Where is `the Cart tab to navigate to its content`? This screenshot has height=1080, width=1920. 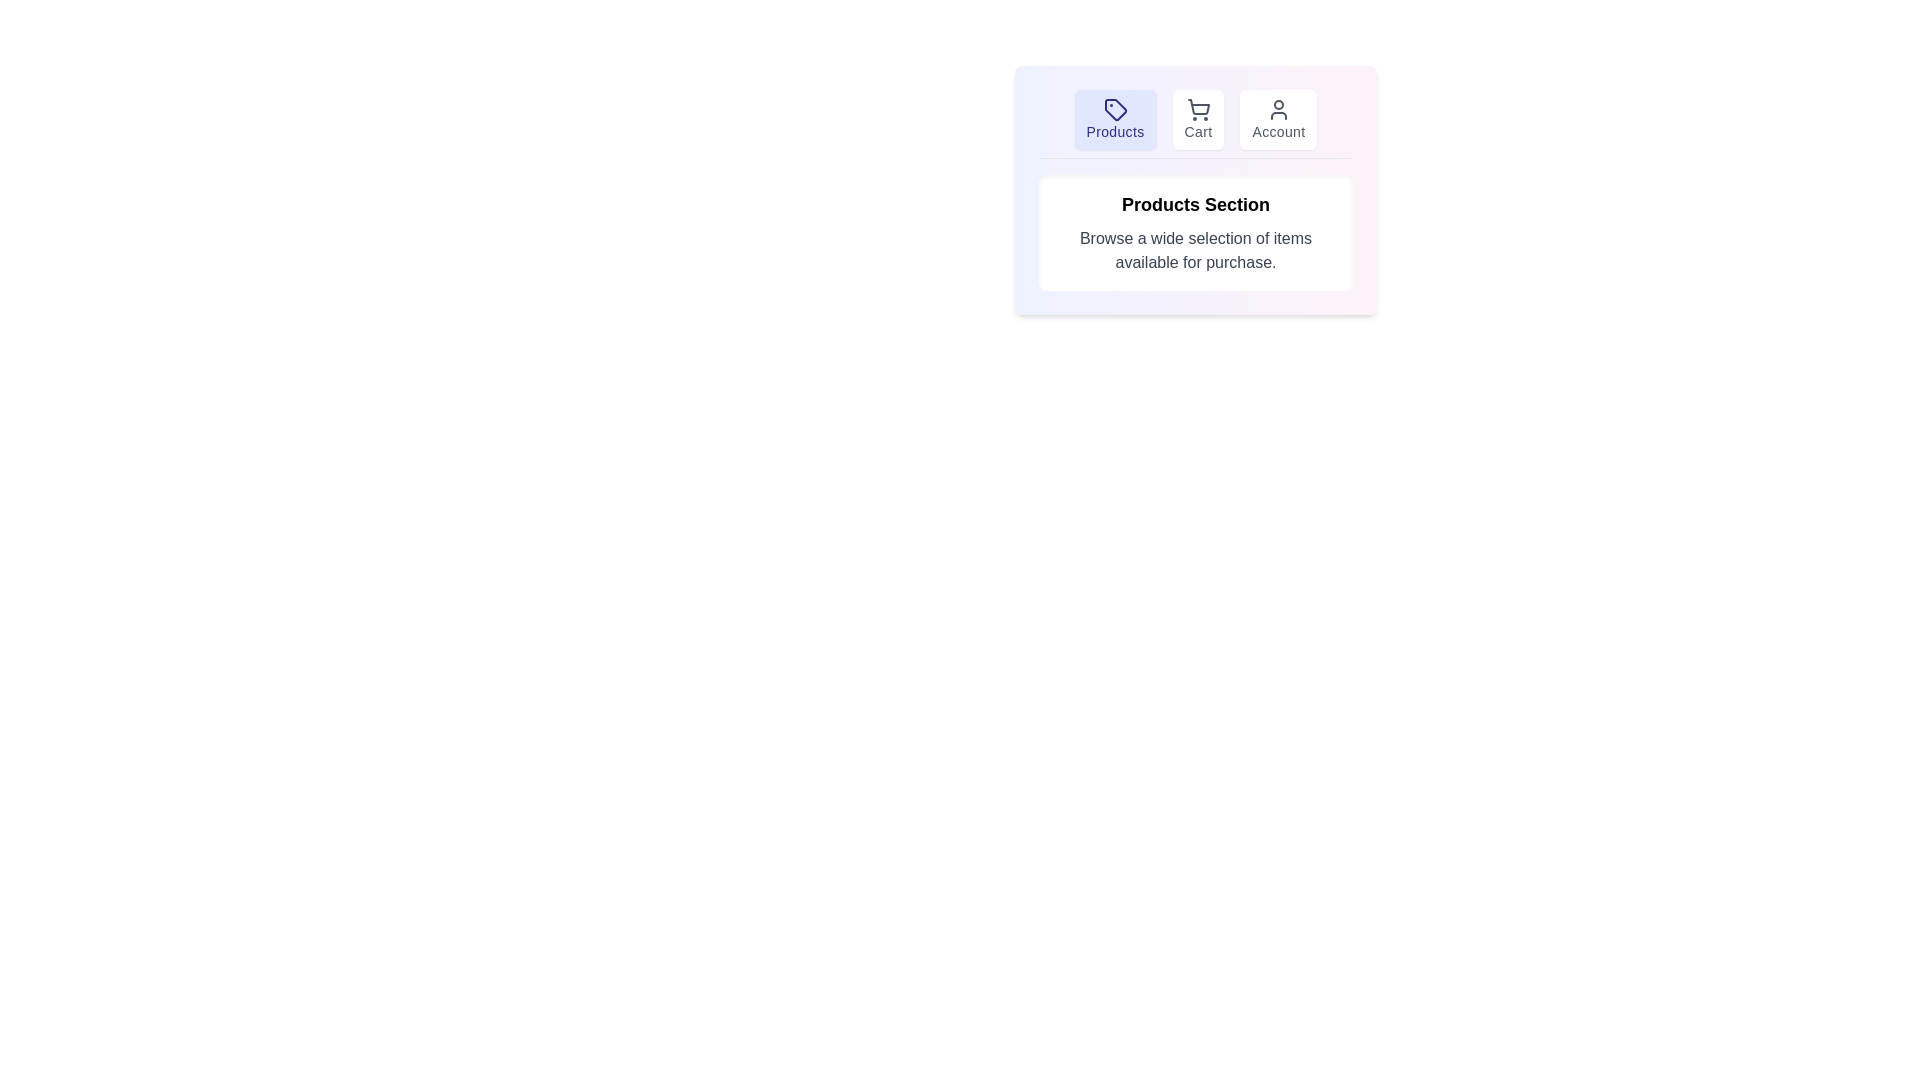
the Cart tab to navigate to its content is located at coordinates (1198, 119).